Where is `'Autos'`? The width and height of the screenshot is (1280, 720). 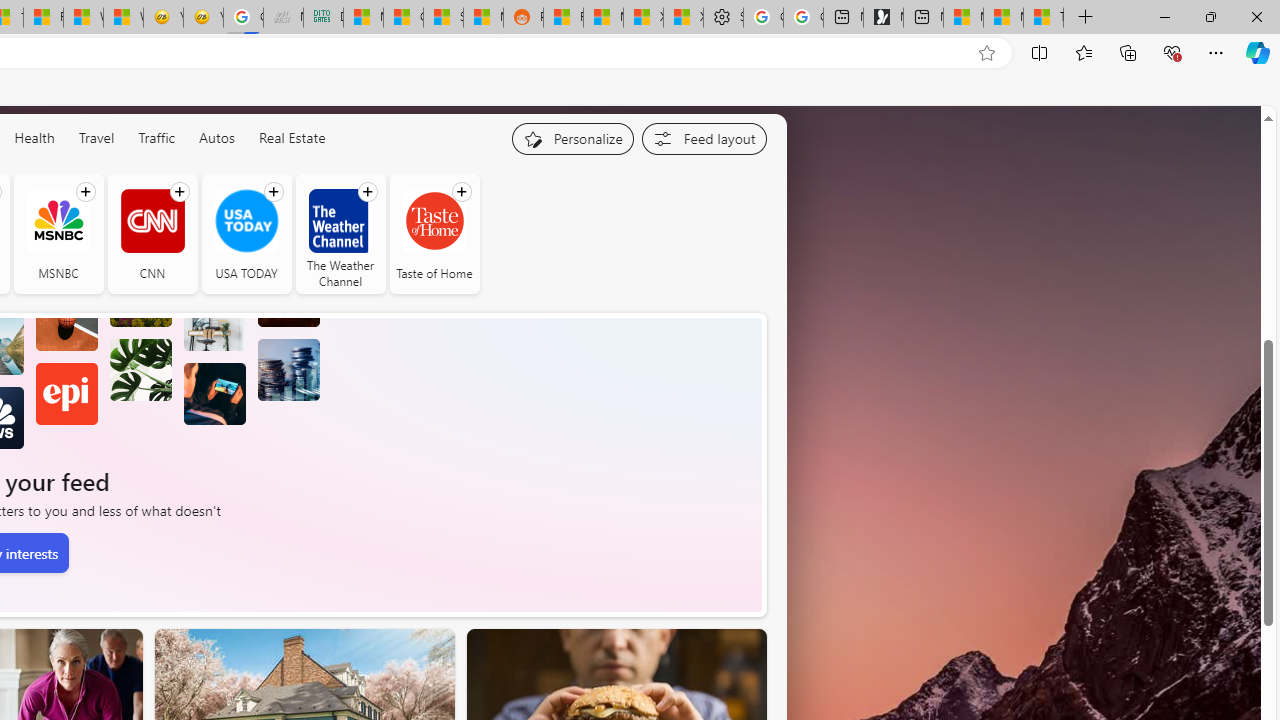 'Autos' is located at coordinates (216, 136).